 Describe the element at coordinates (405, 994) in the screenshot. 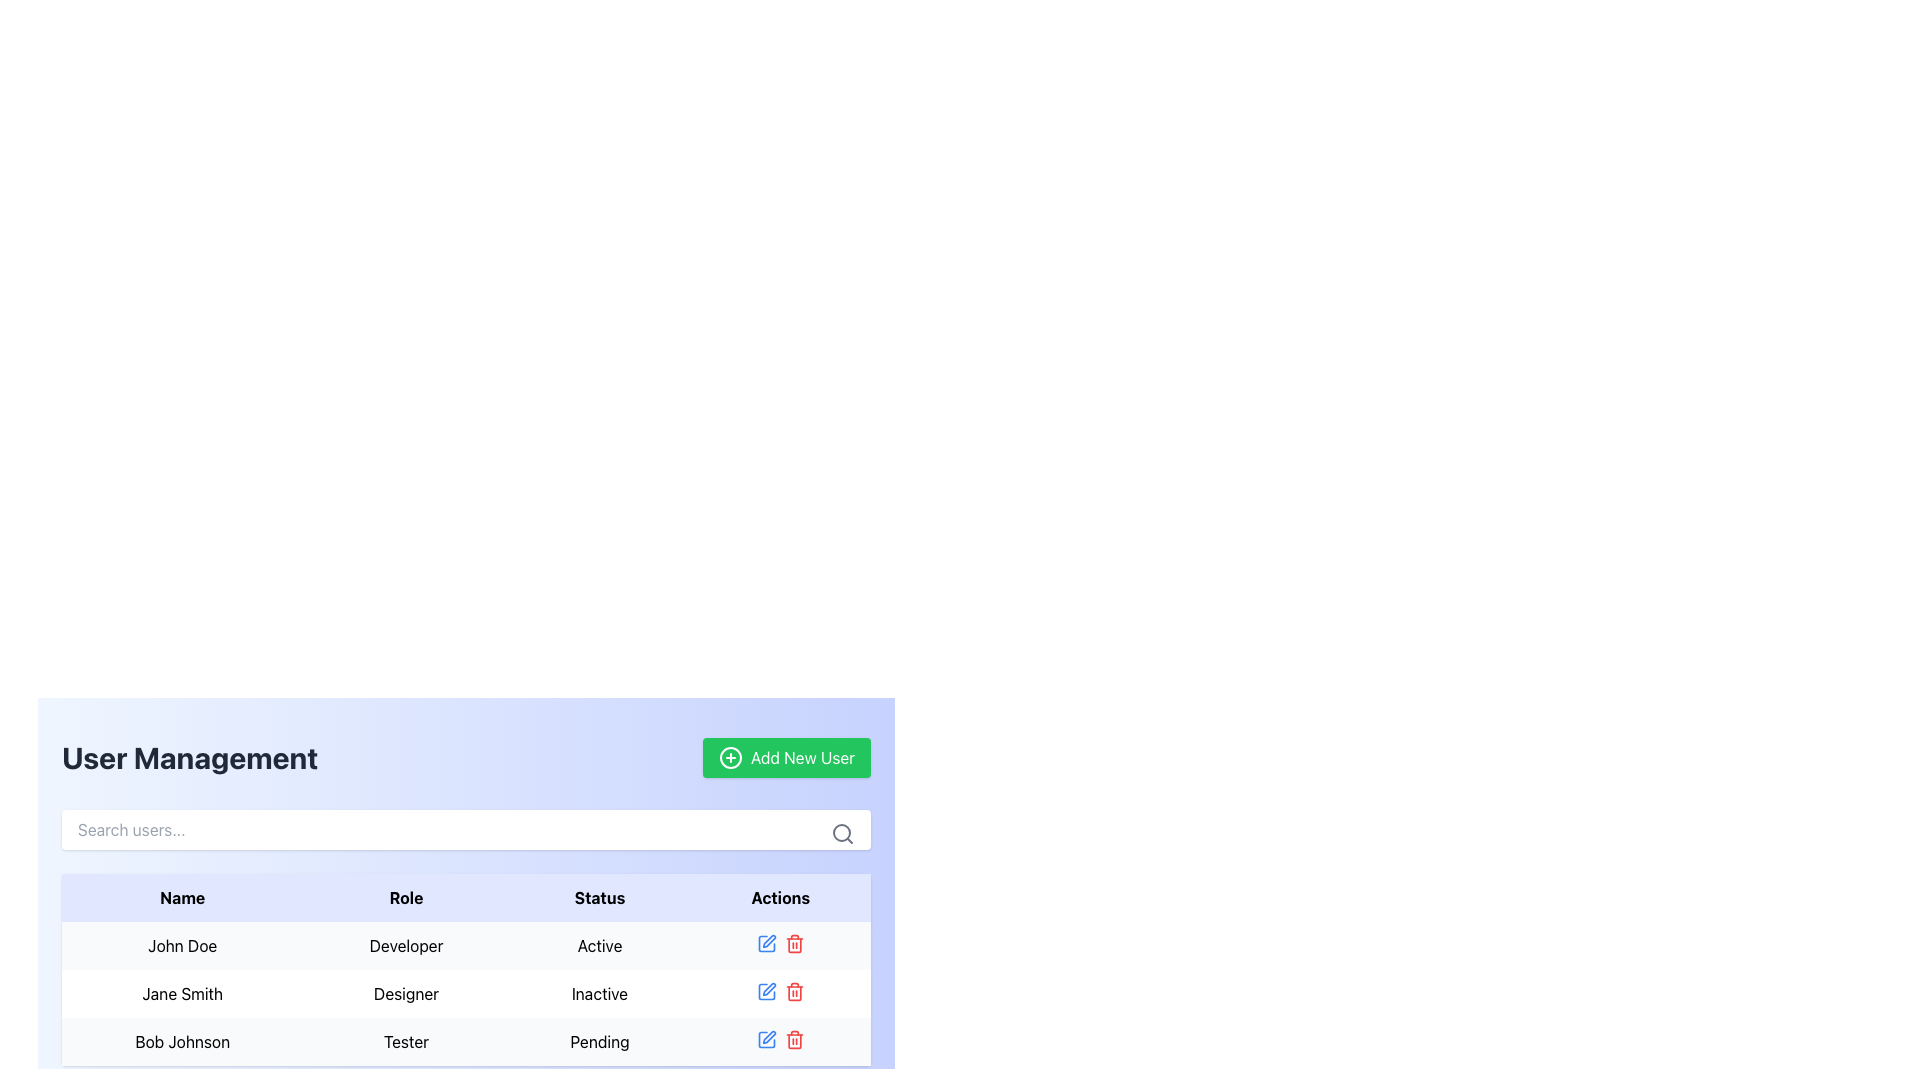

I see `the static text label displaying 'Designer' in the Role column of the table for user 'Jane Smith'` at that location.